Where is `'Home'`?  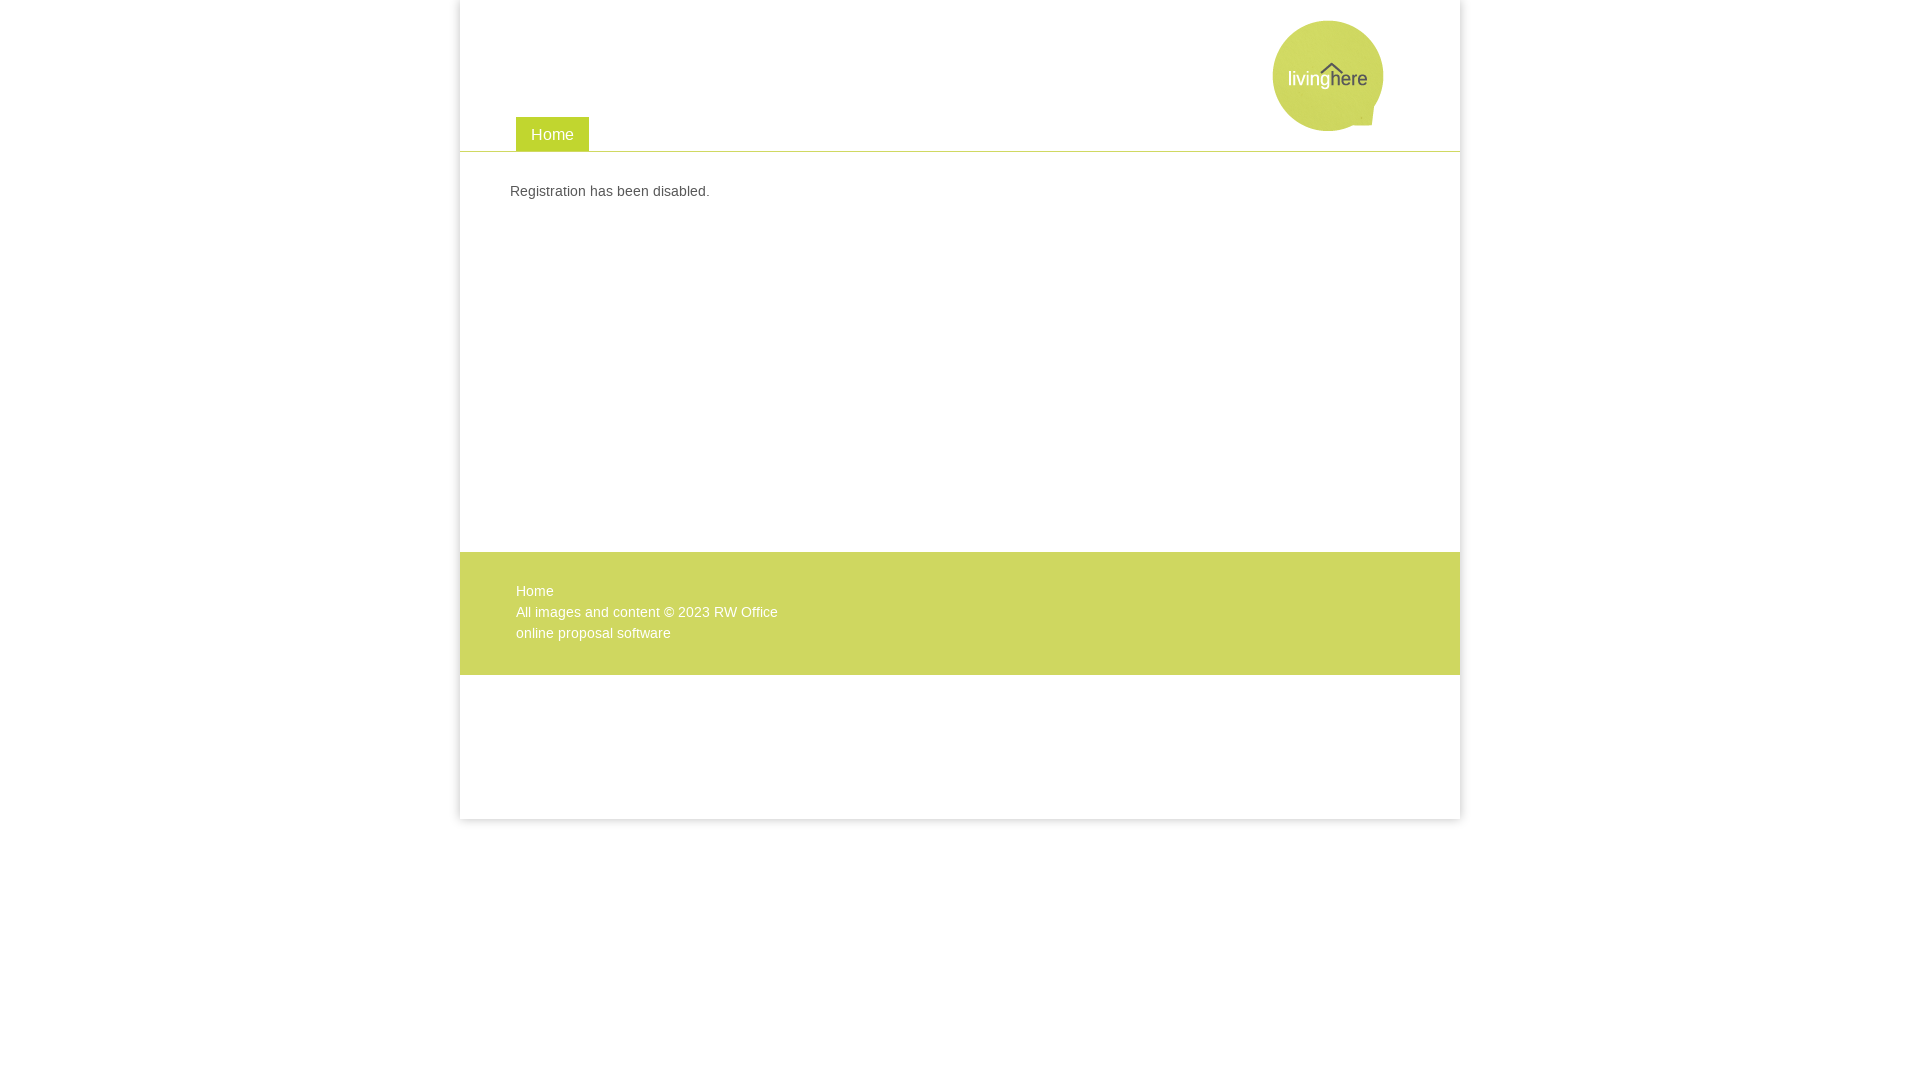 'Home' is located at coordinates (552, 134).